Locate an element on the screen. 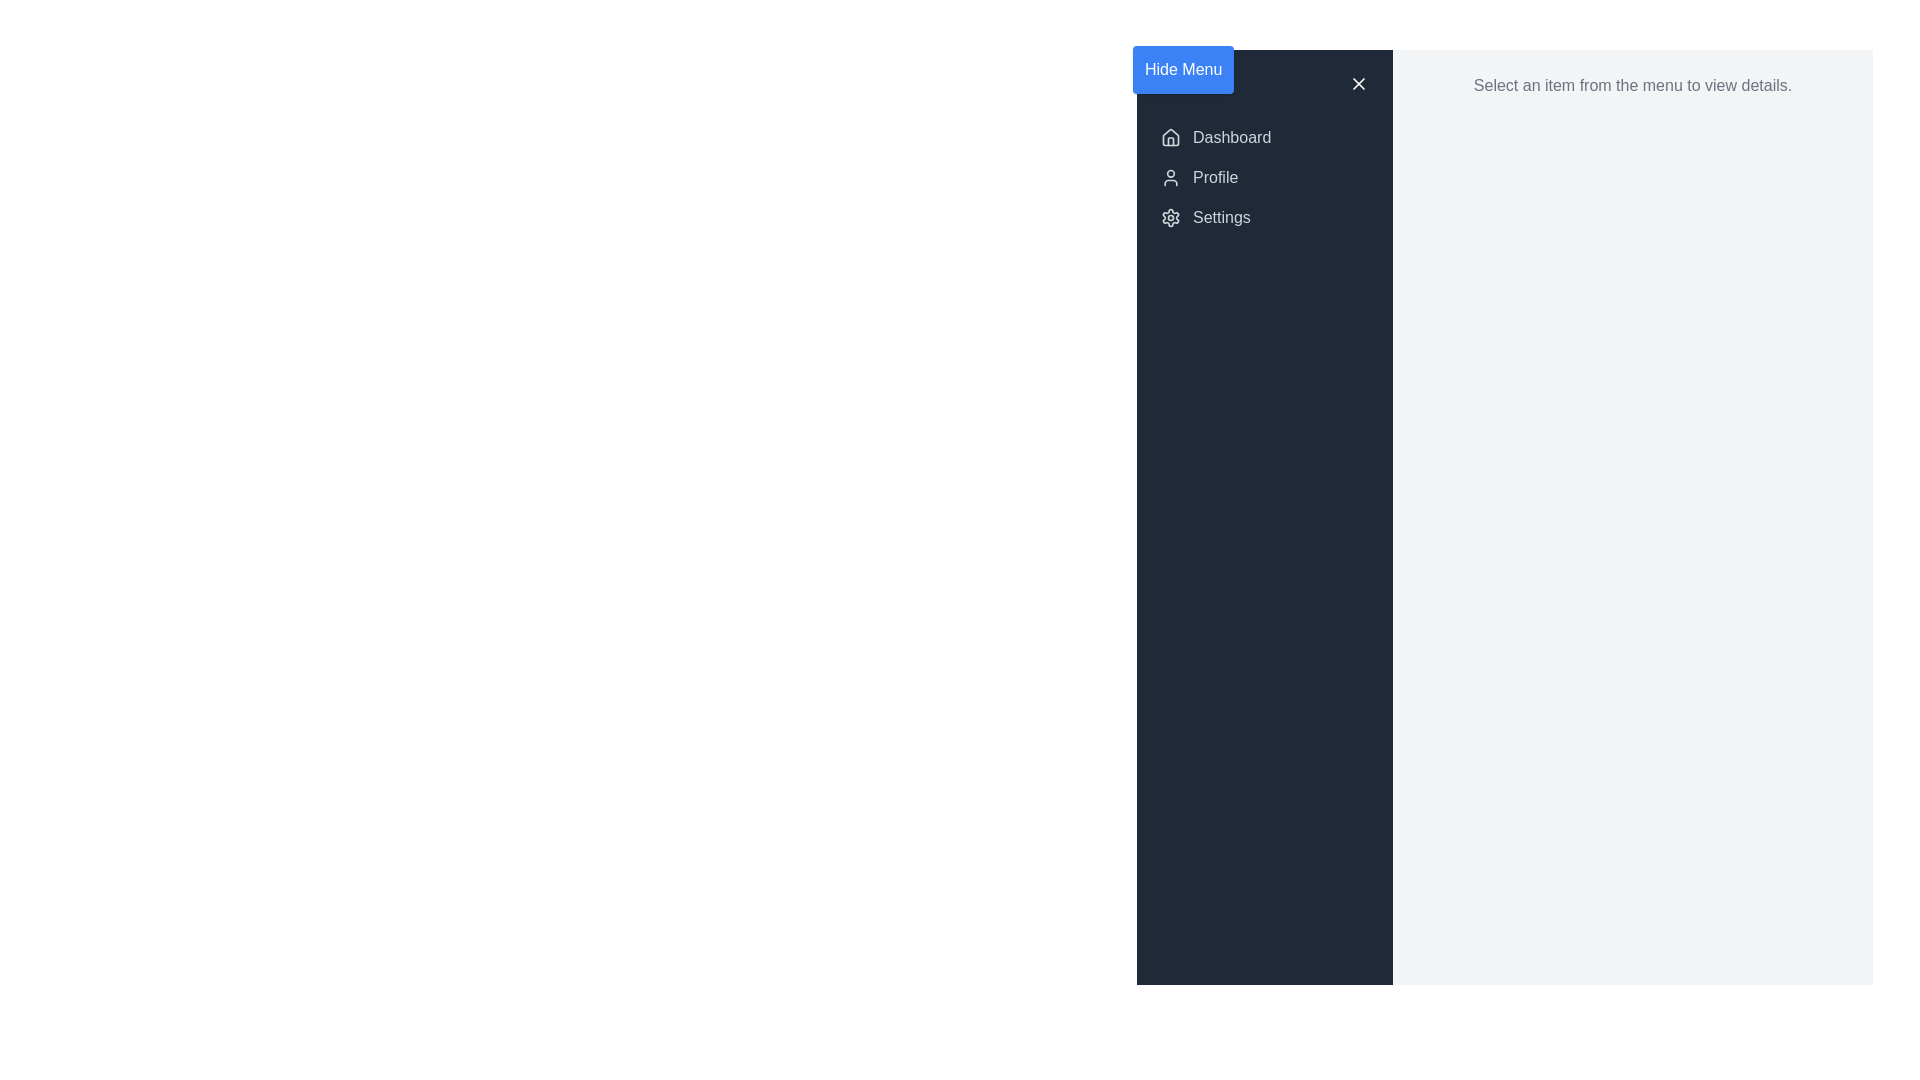 This screenshot has width=1920, height=1080. the 'Profile' menu item, which is the second item in a vertical menu is located at coordinates (1264, 176).